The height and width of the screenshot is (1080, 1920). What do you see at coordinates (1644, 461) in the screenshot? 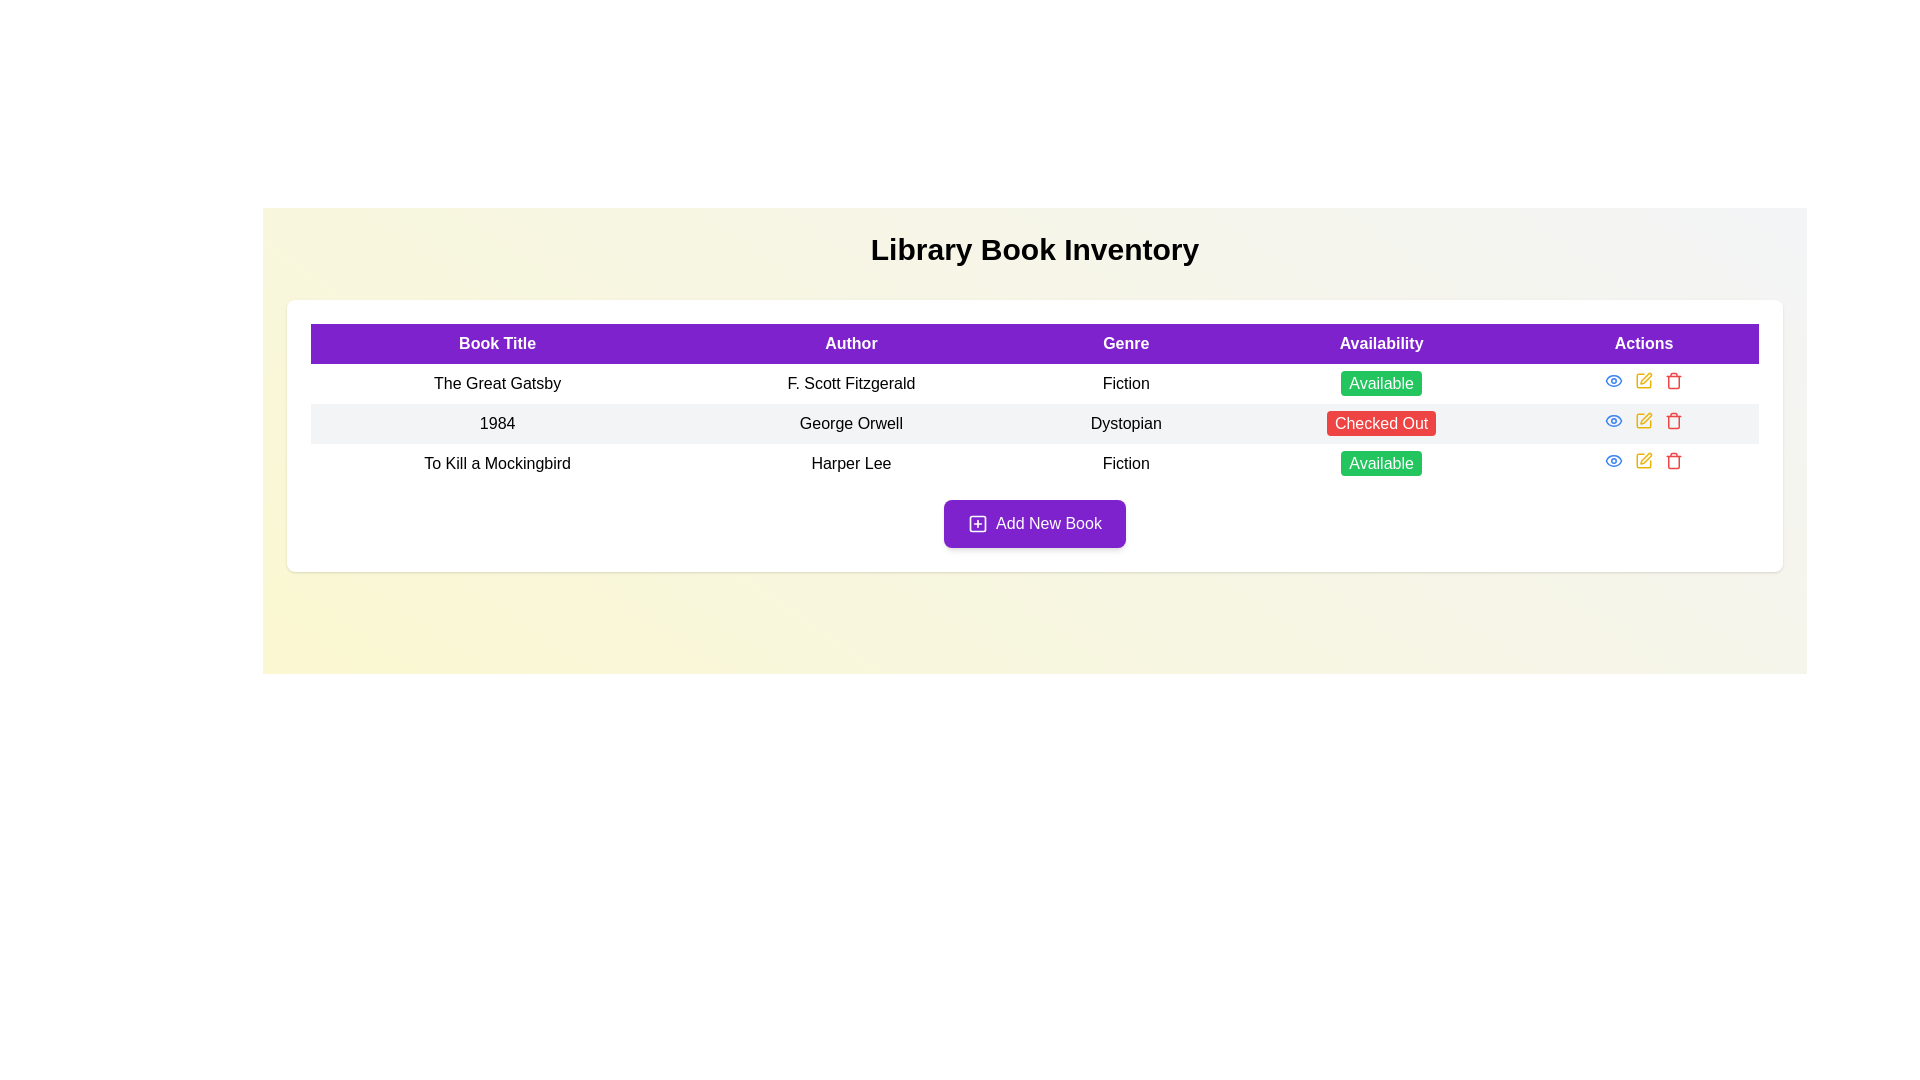
I see `the edit button for the row corresponding to 'To Kill a Mockingbird', which is the second action icon in the 'Actions' column, located between the blue 'view' icon and the red 'delete' icon` at bounding box center [1644, 461].